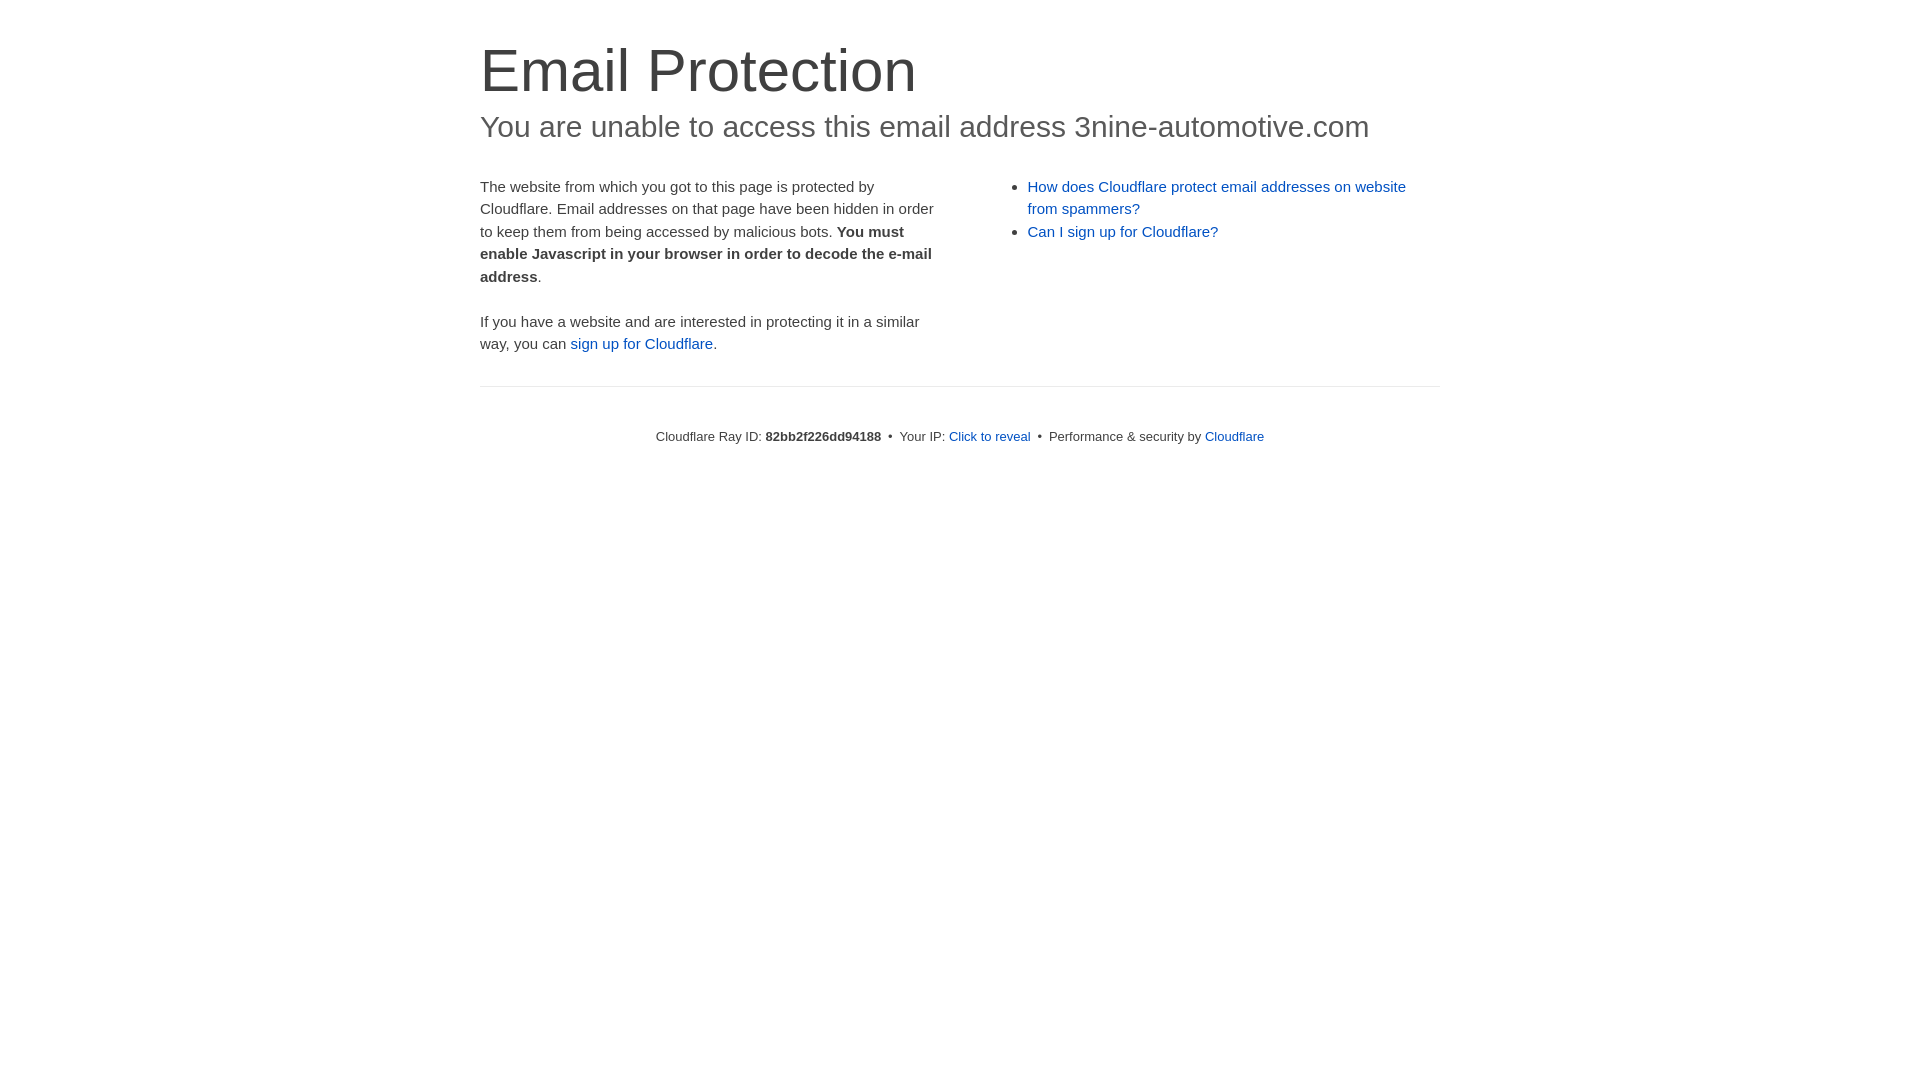 This screenshot has width=1920, height=1080. I want to click on 'Click to reveal', so click(989, 435).